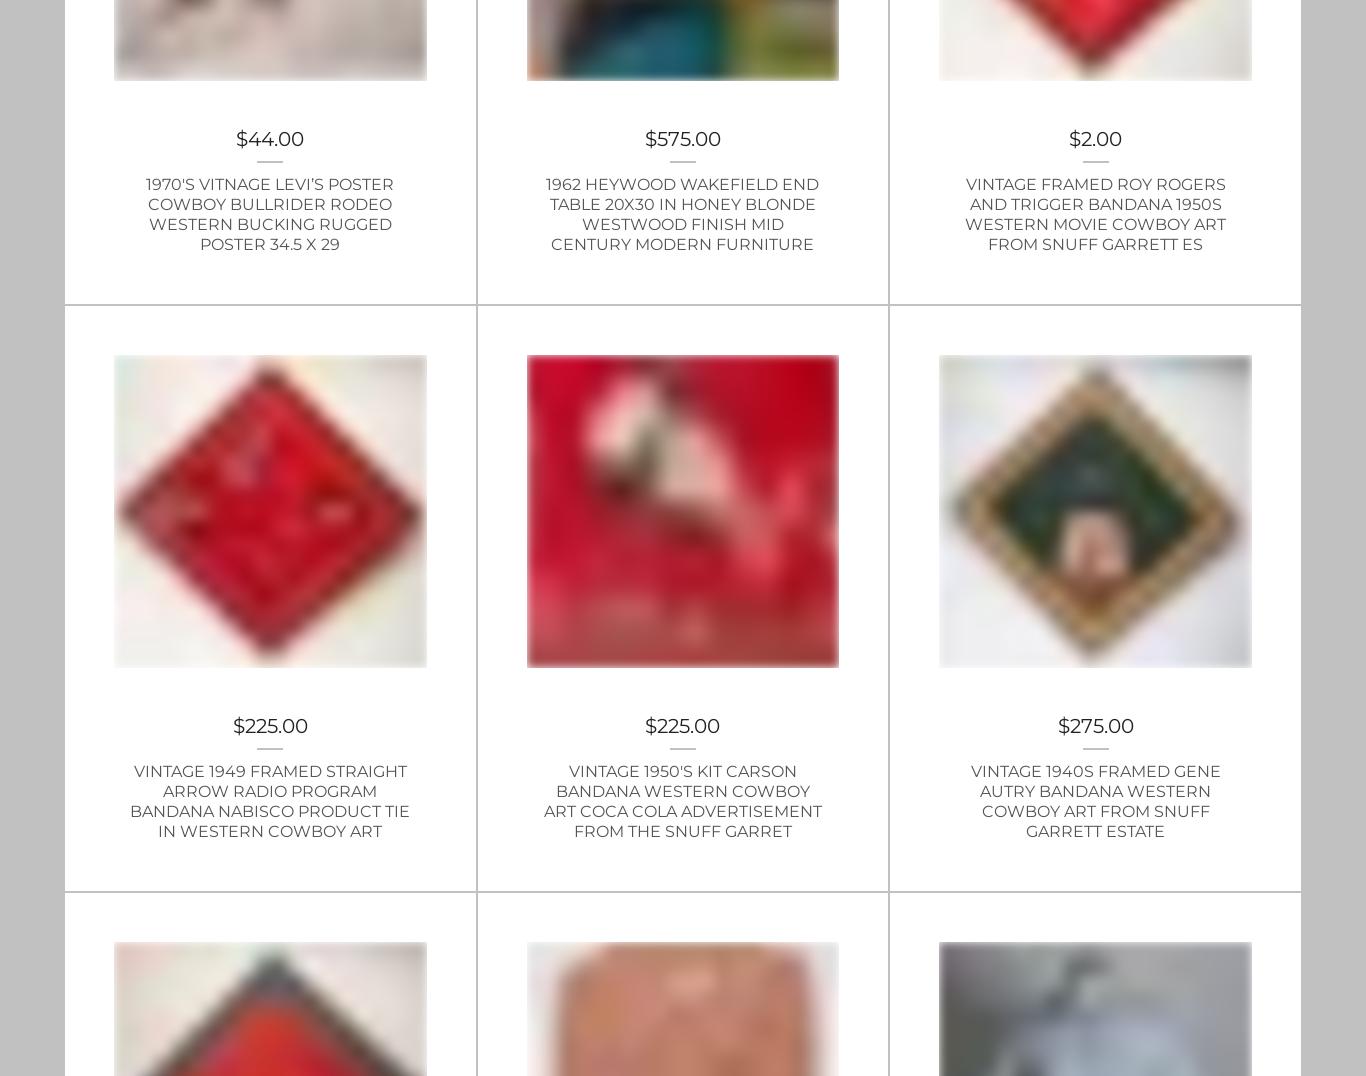  Describe the element at coordinates (1080, 139) in the screenshot. I see `'2.00'` at that location.